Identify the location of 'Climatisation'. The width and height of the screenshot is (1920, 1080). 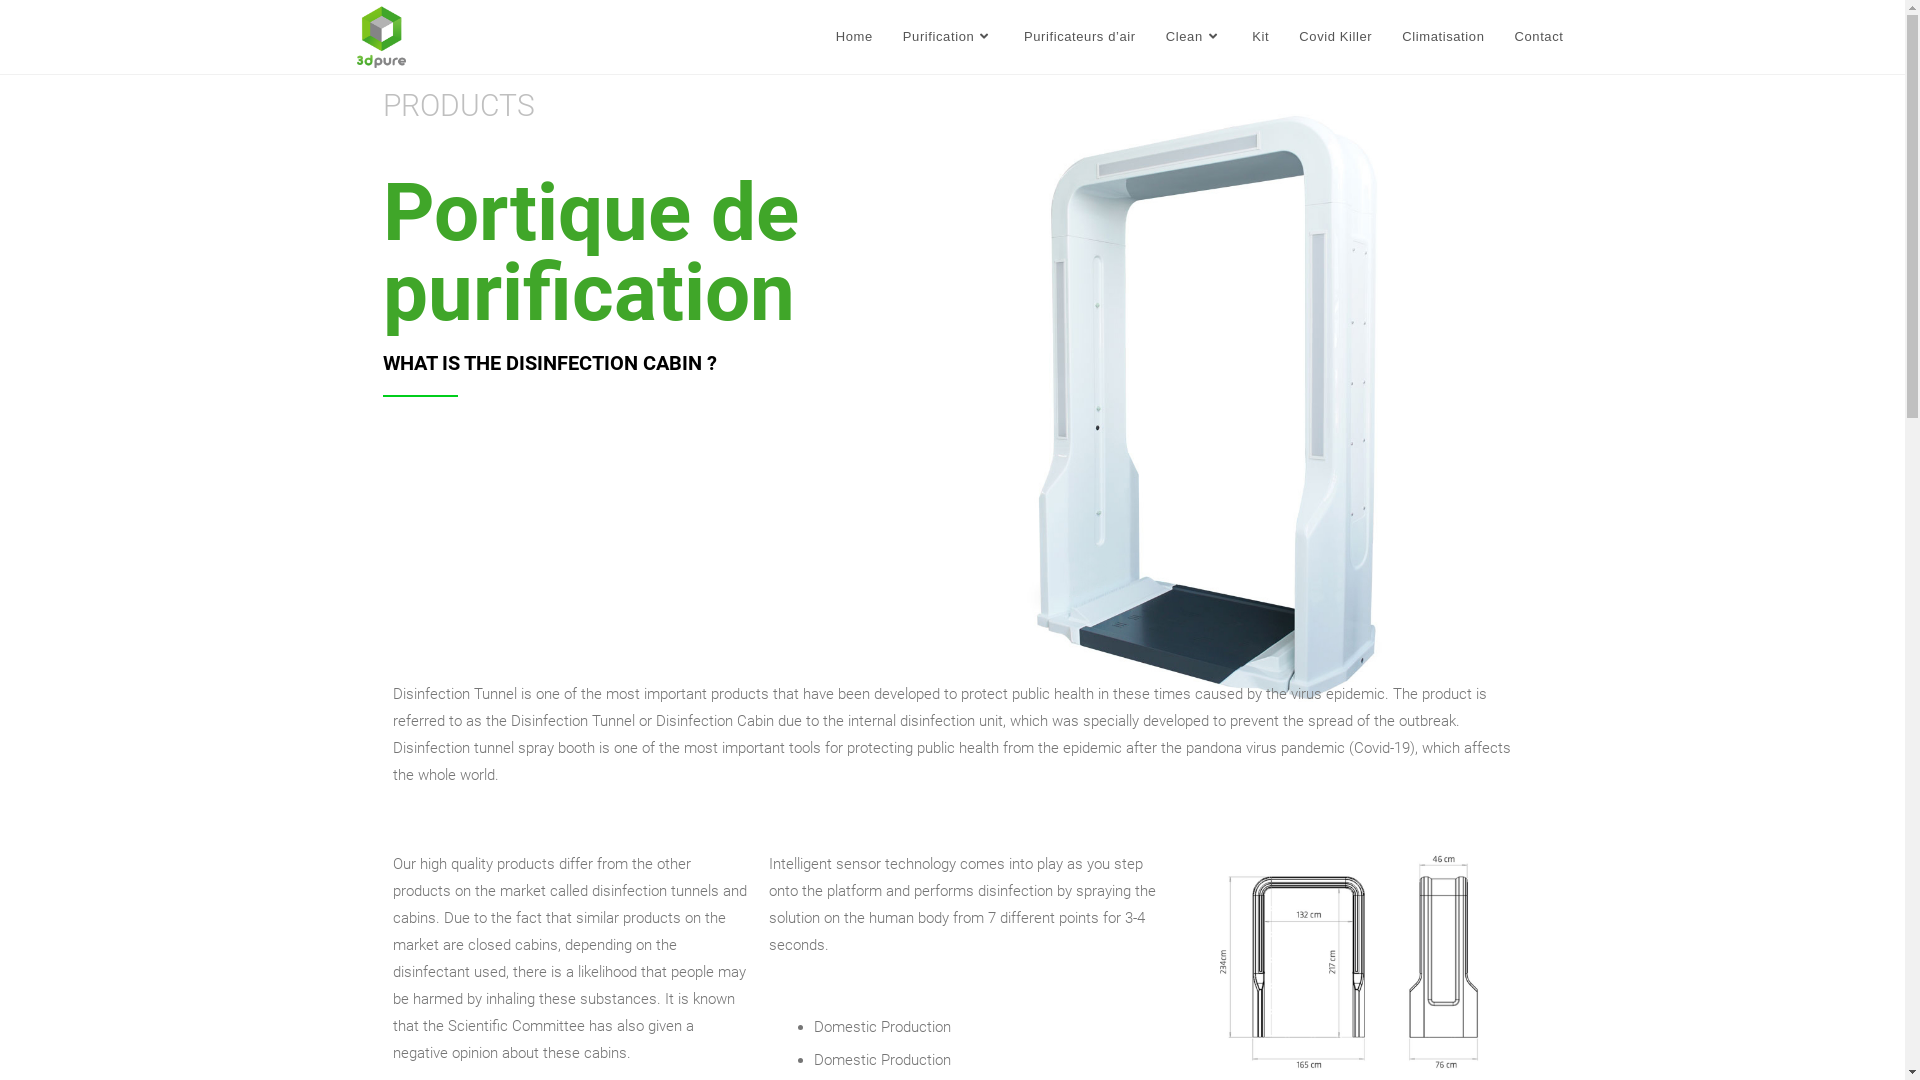
(1443, 37).